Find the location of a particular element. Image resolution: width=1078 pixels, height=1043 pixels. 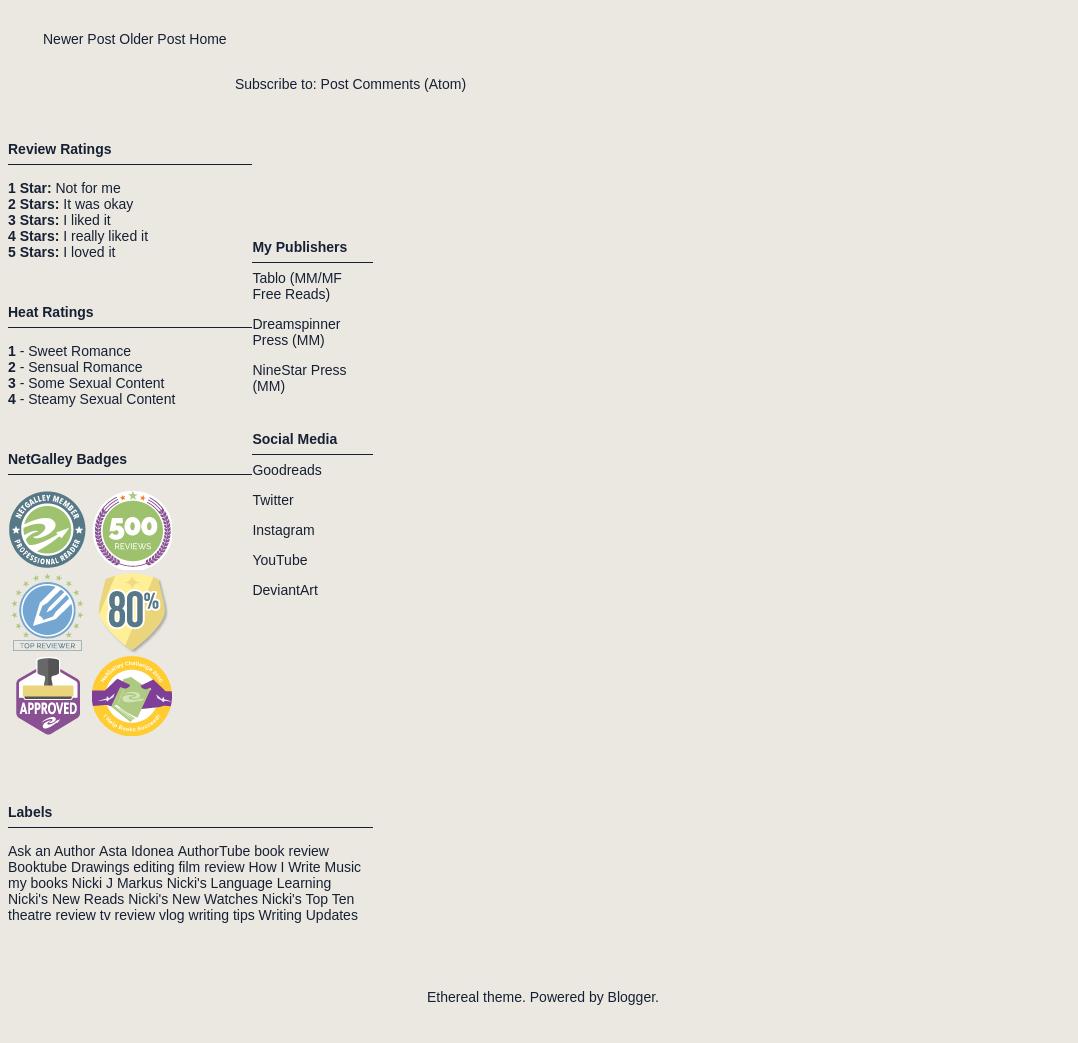

'Not for me' is located at coordinates (50, 186).